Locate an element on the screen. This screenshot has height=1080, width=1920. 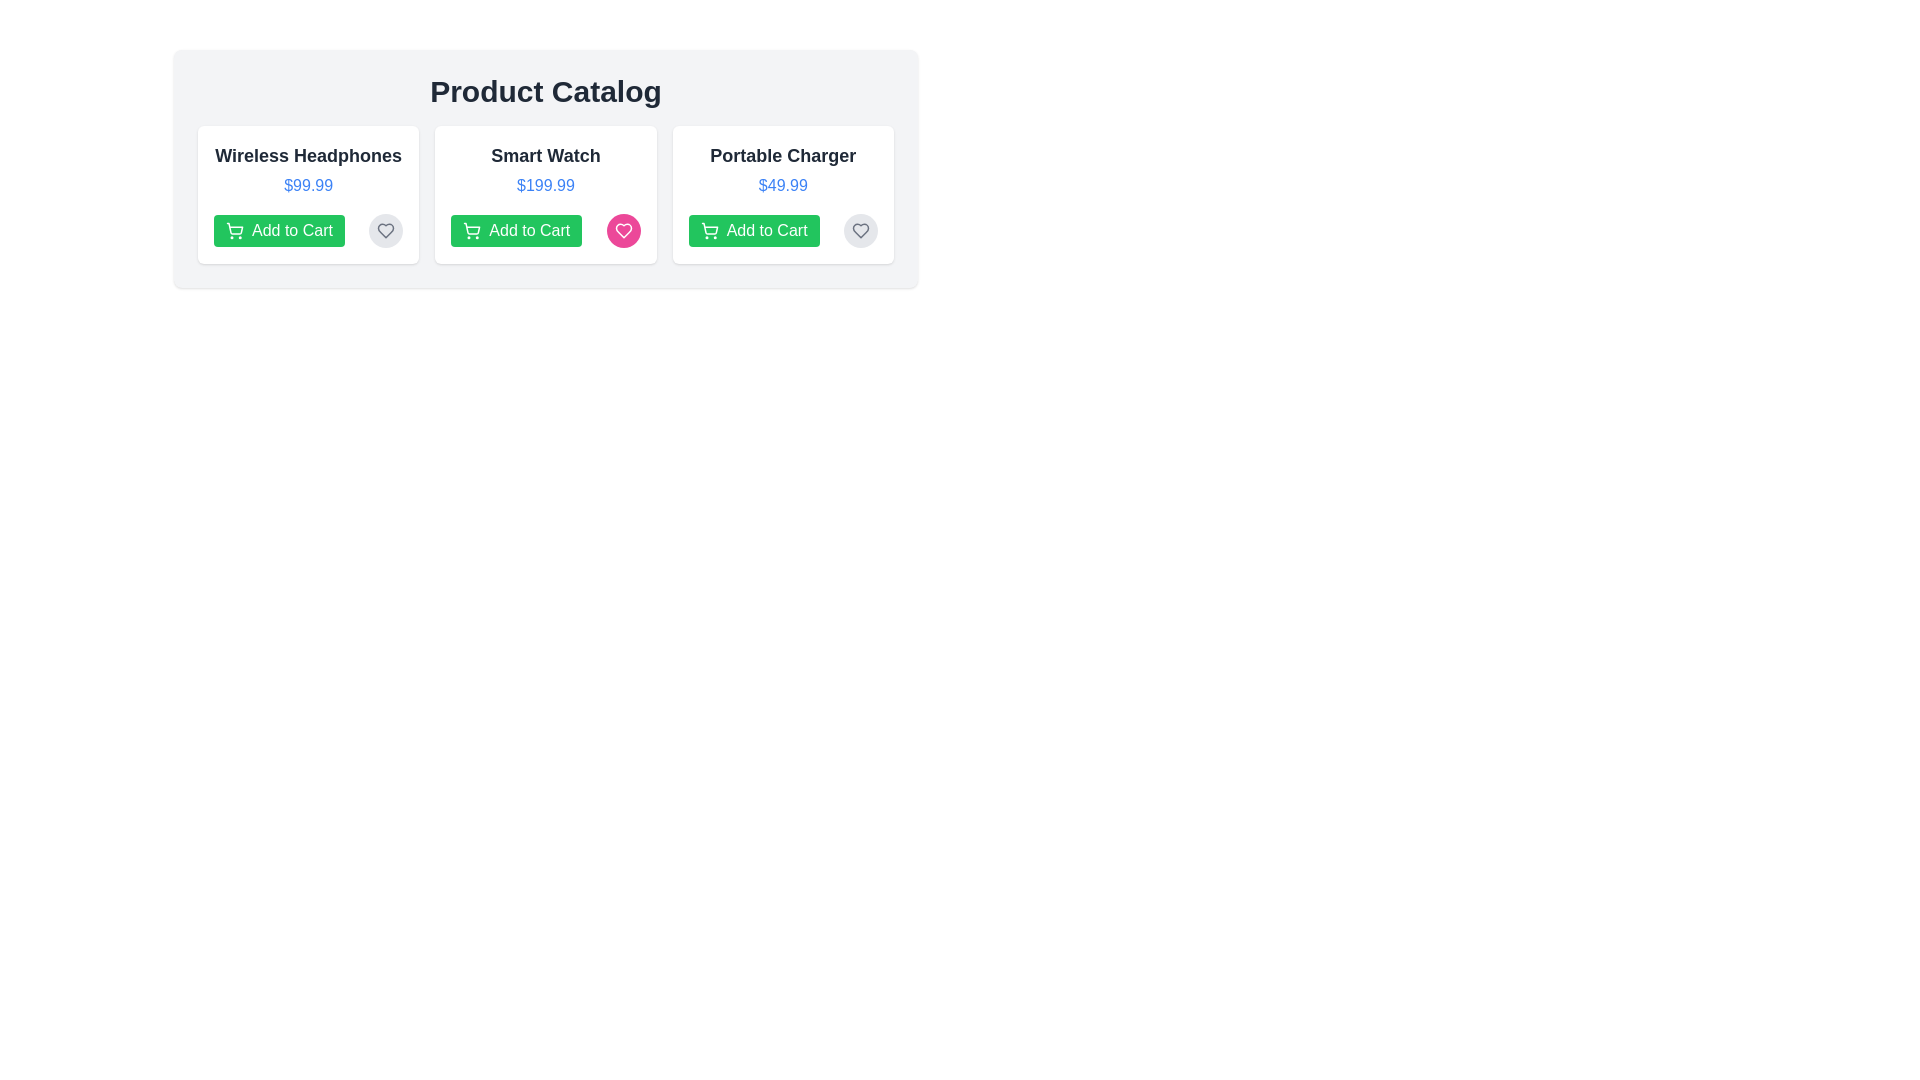
the name of the product Smart Watch from the list is located at coordinates (546, 154).